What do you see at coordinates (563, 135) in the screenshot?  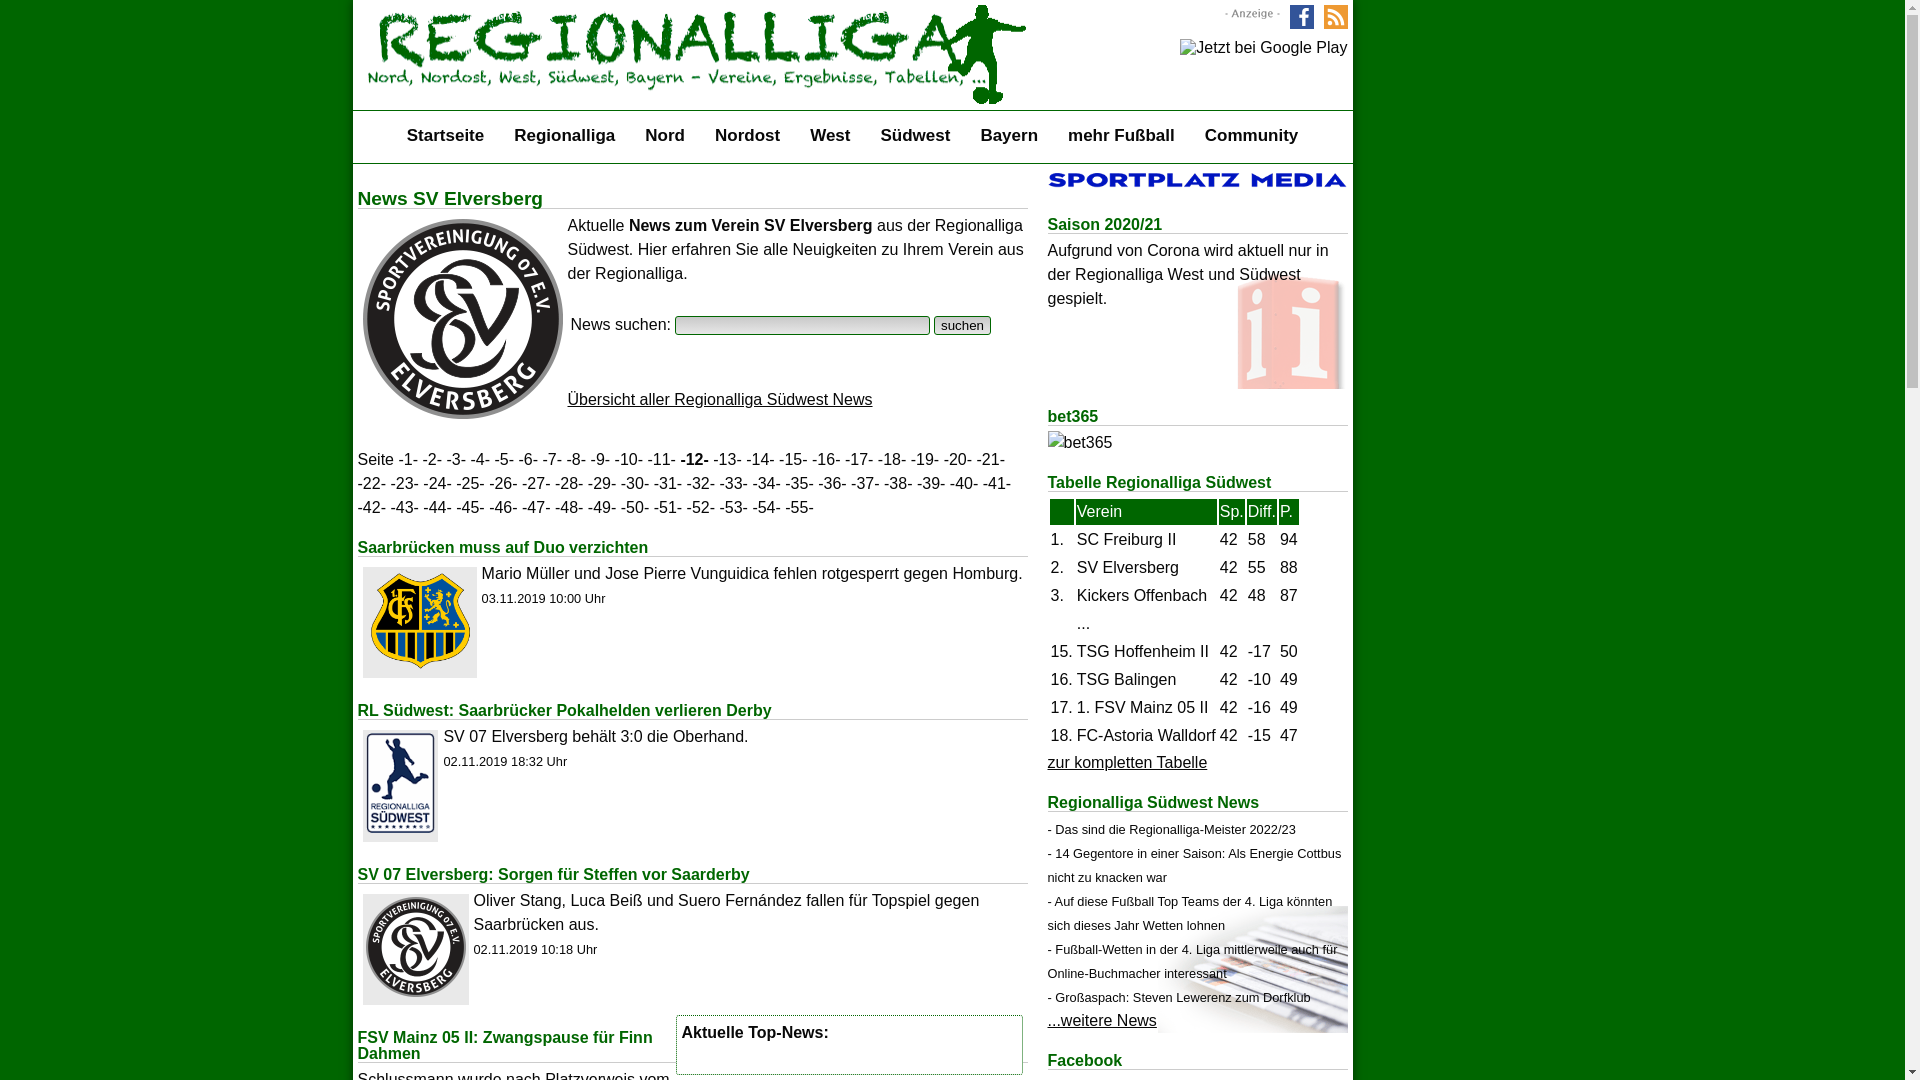 I see `'Regionalliga'` at bounding box center [563, 135].